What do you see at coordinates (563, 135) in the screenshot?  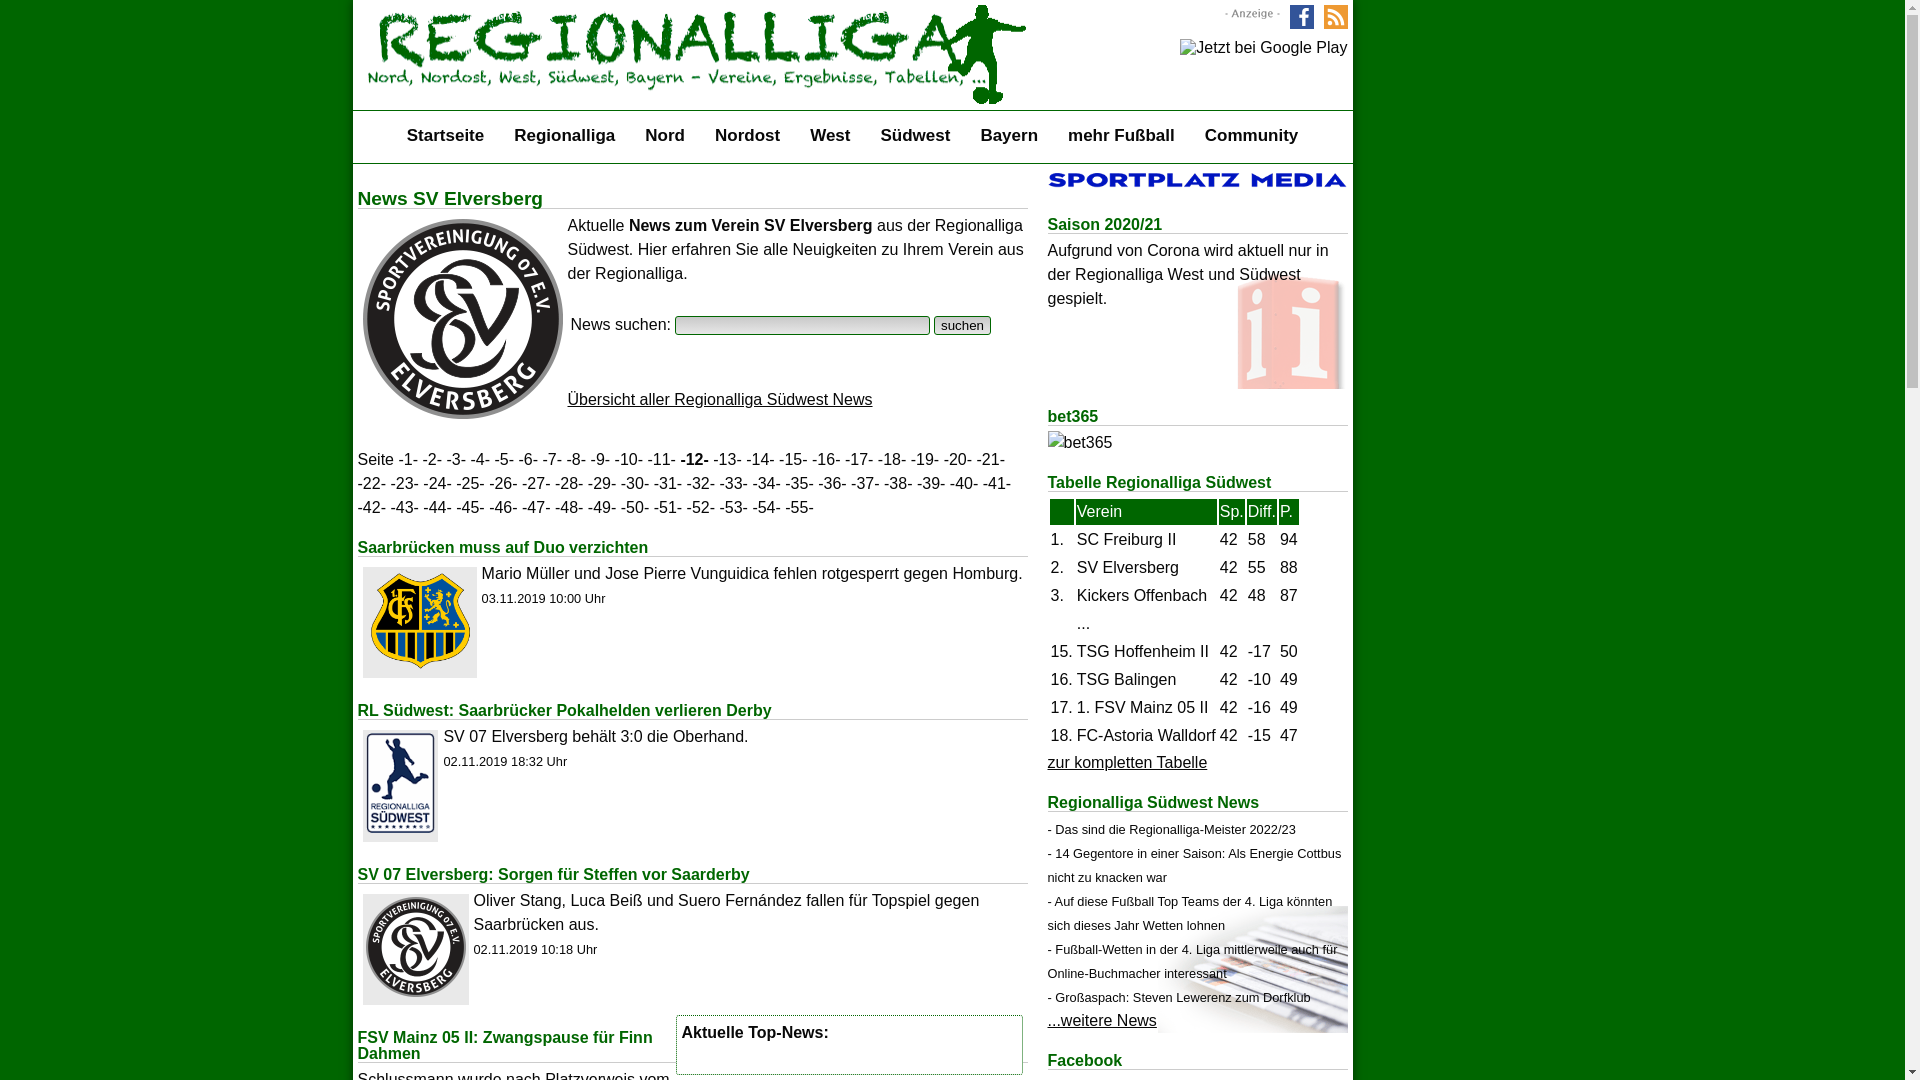 I see `'Regionalliga'` at bounding box center [563, 135].